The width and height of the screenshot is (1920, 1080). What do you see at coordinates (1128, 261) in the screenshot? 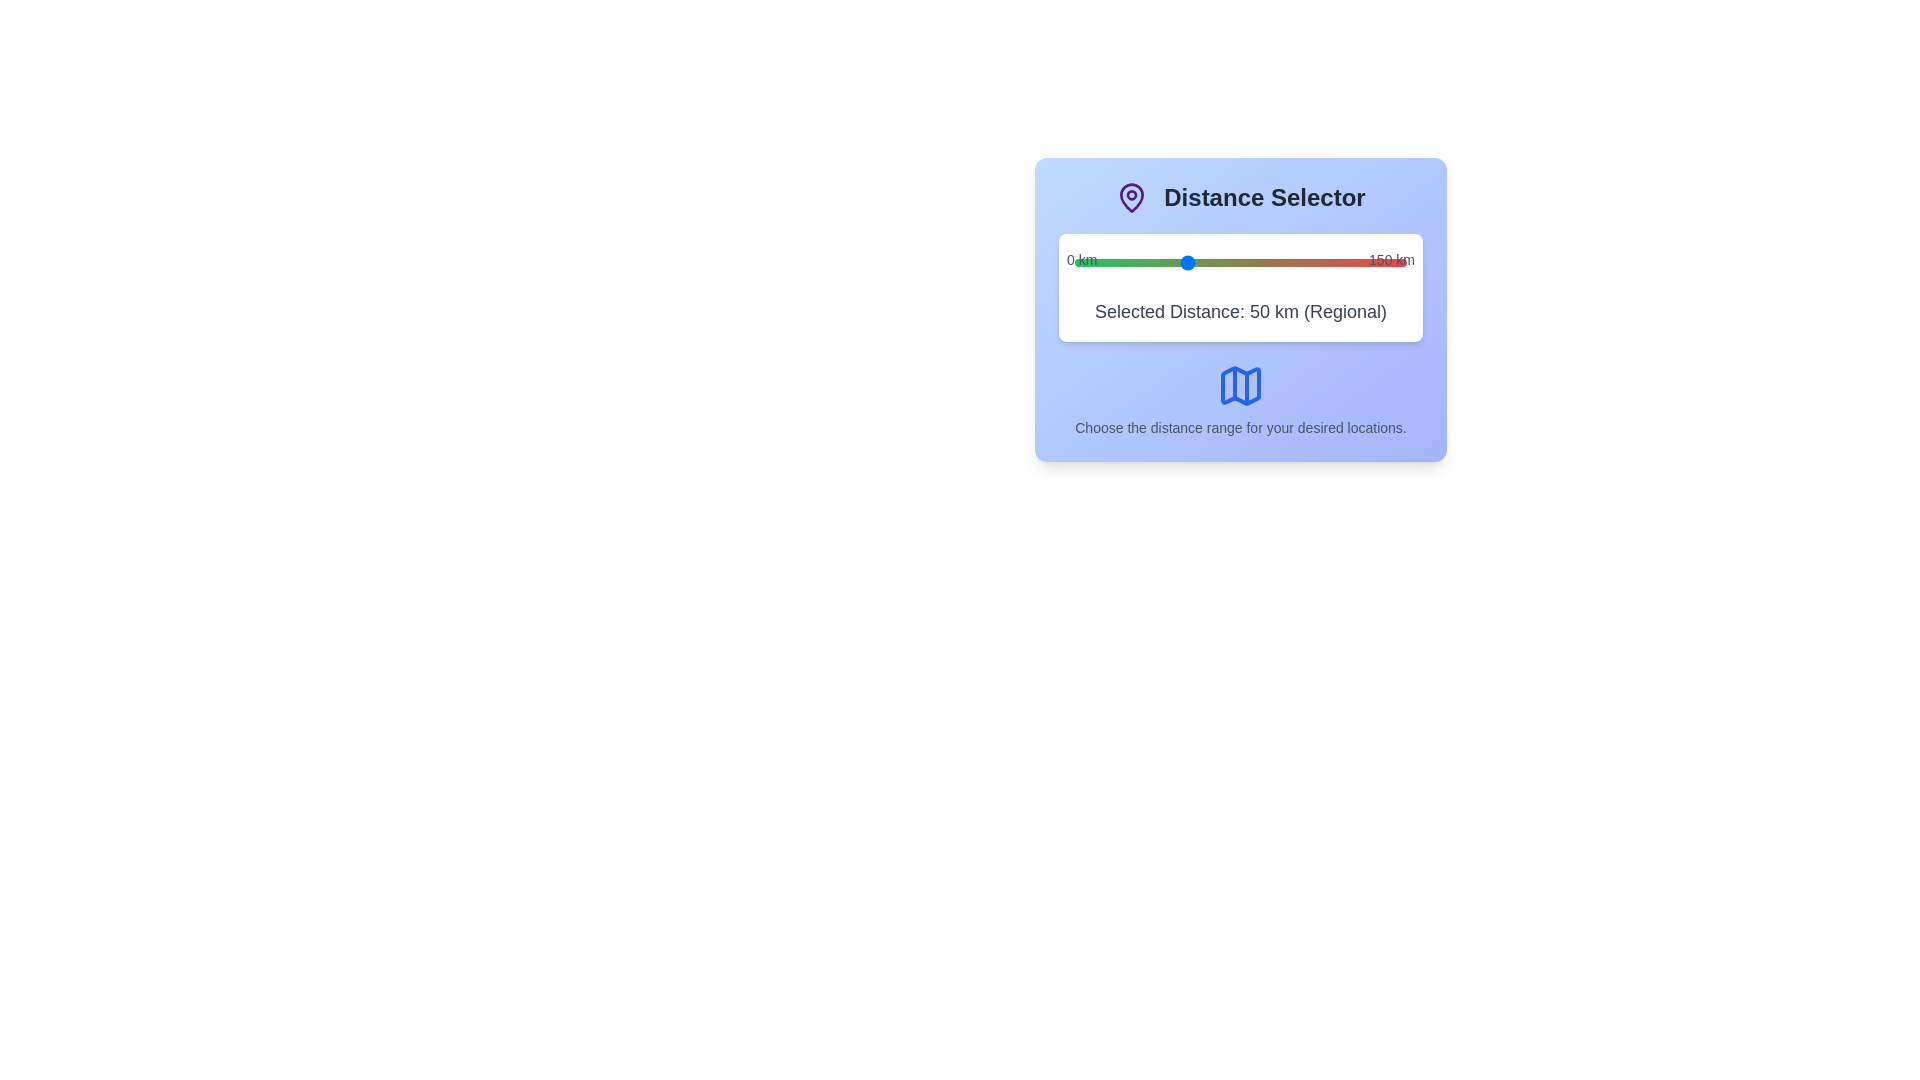
I see `the slider to set the distance to 24 km` at bounding box center [1128, 261].